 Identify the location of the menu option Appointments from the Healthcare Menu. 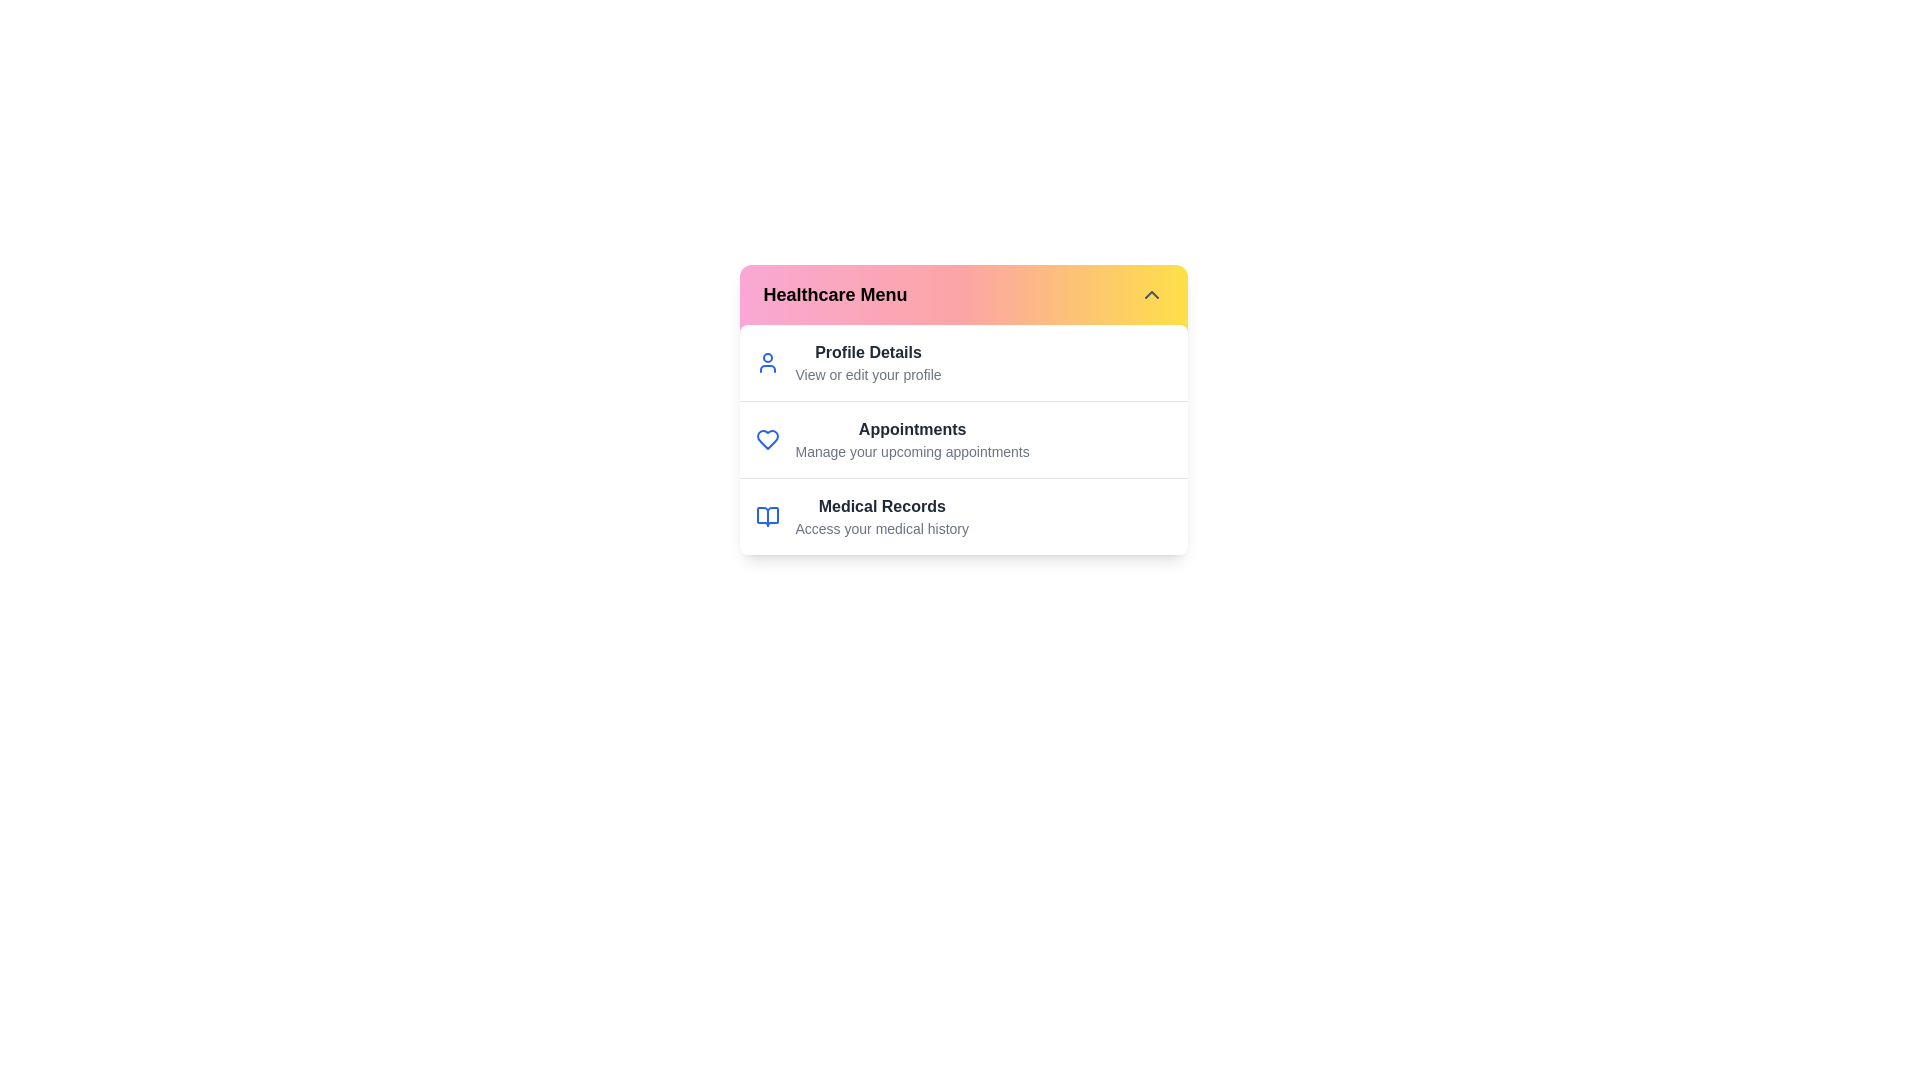
(911, 428).